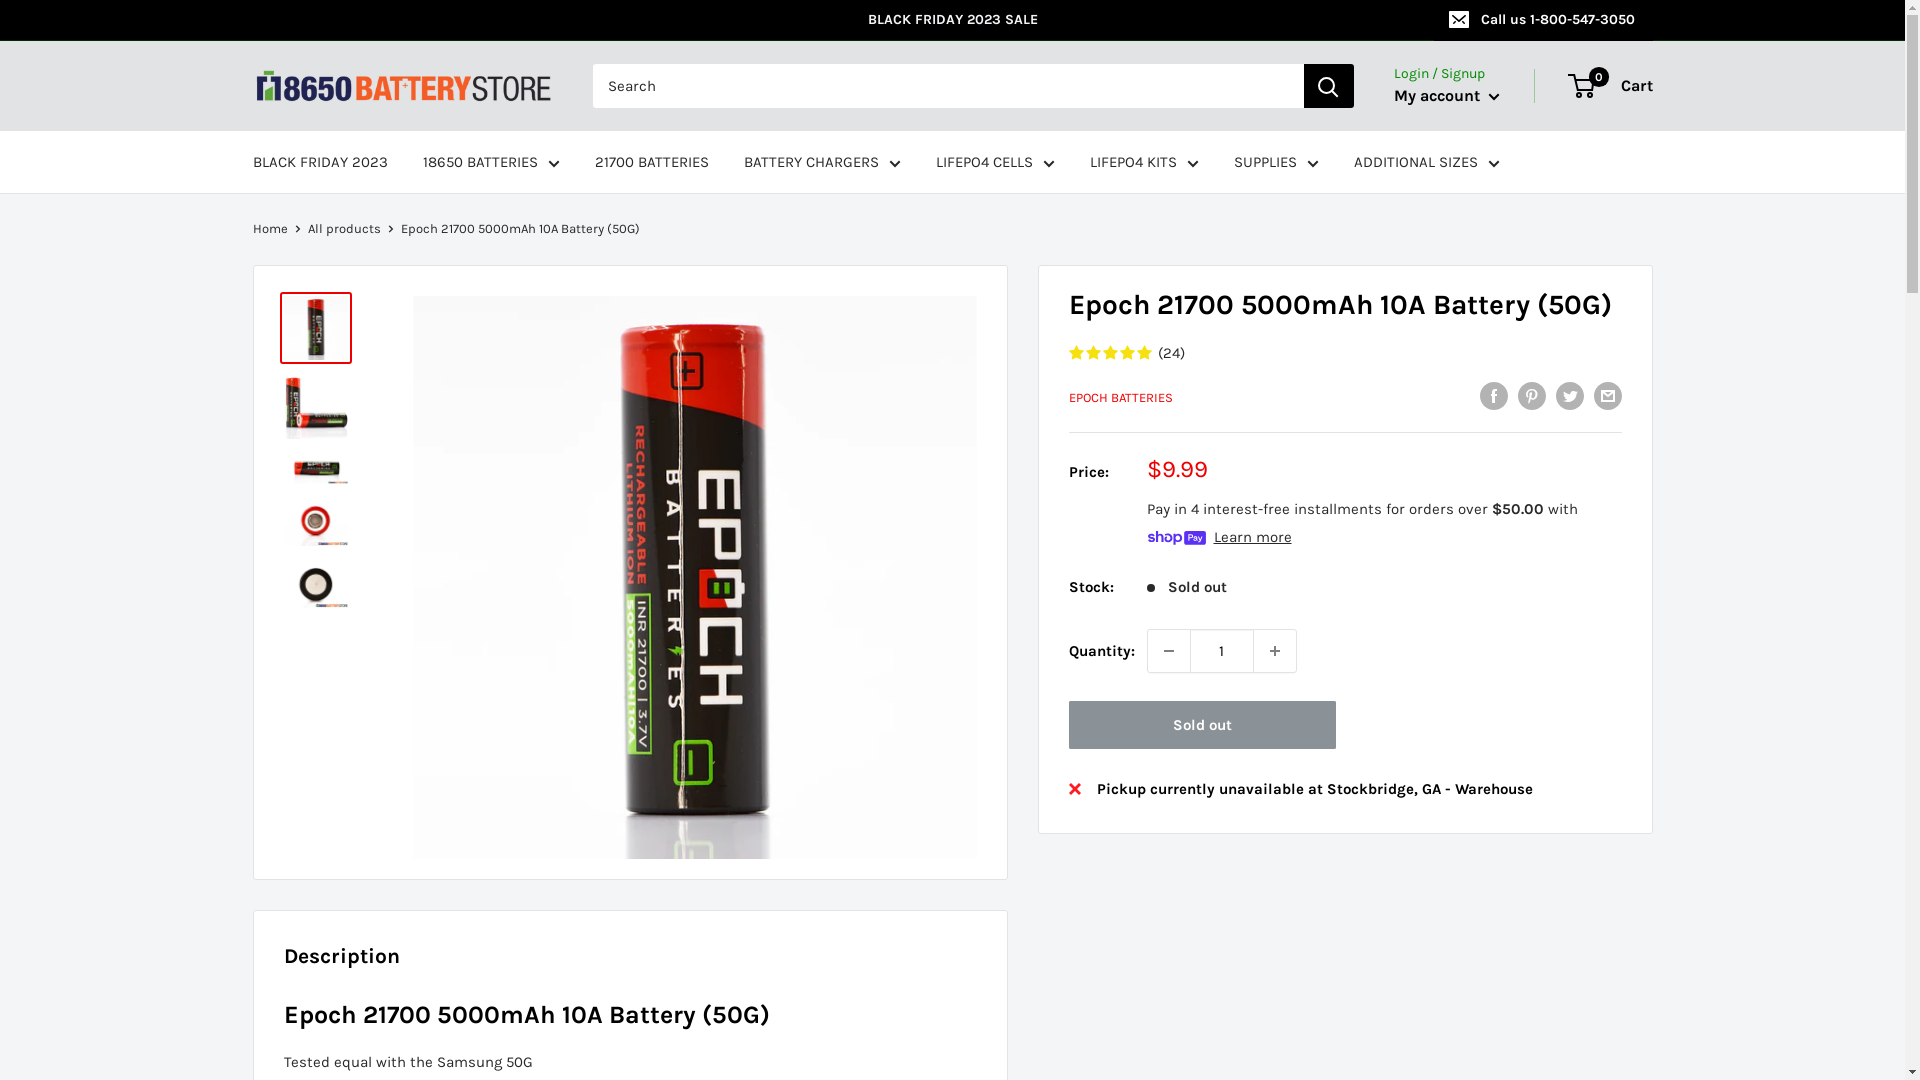  I want to click on '0, so click(1611, 84).